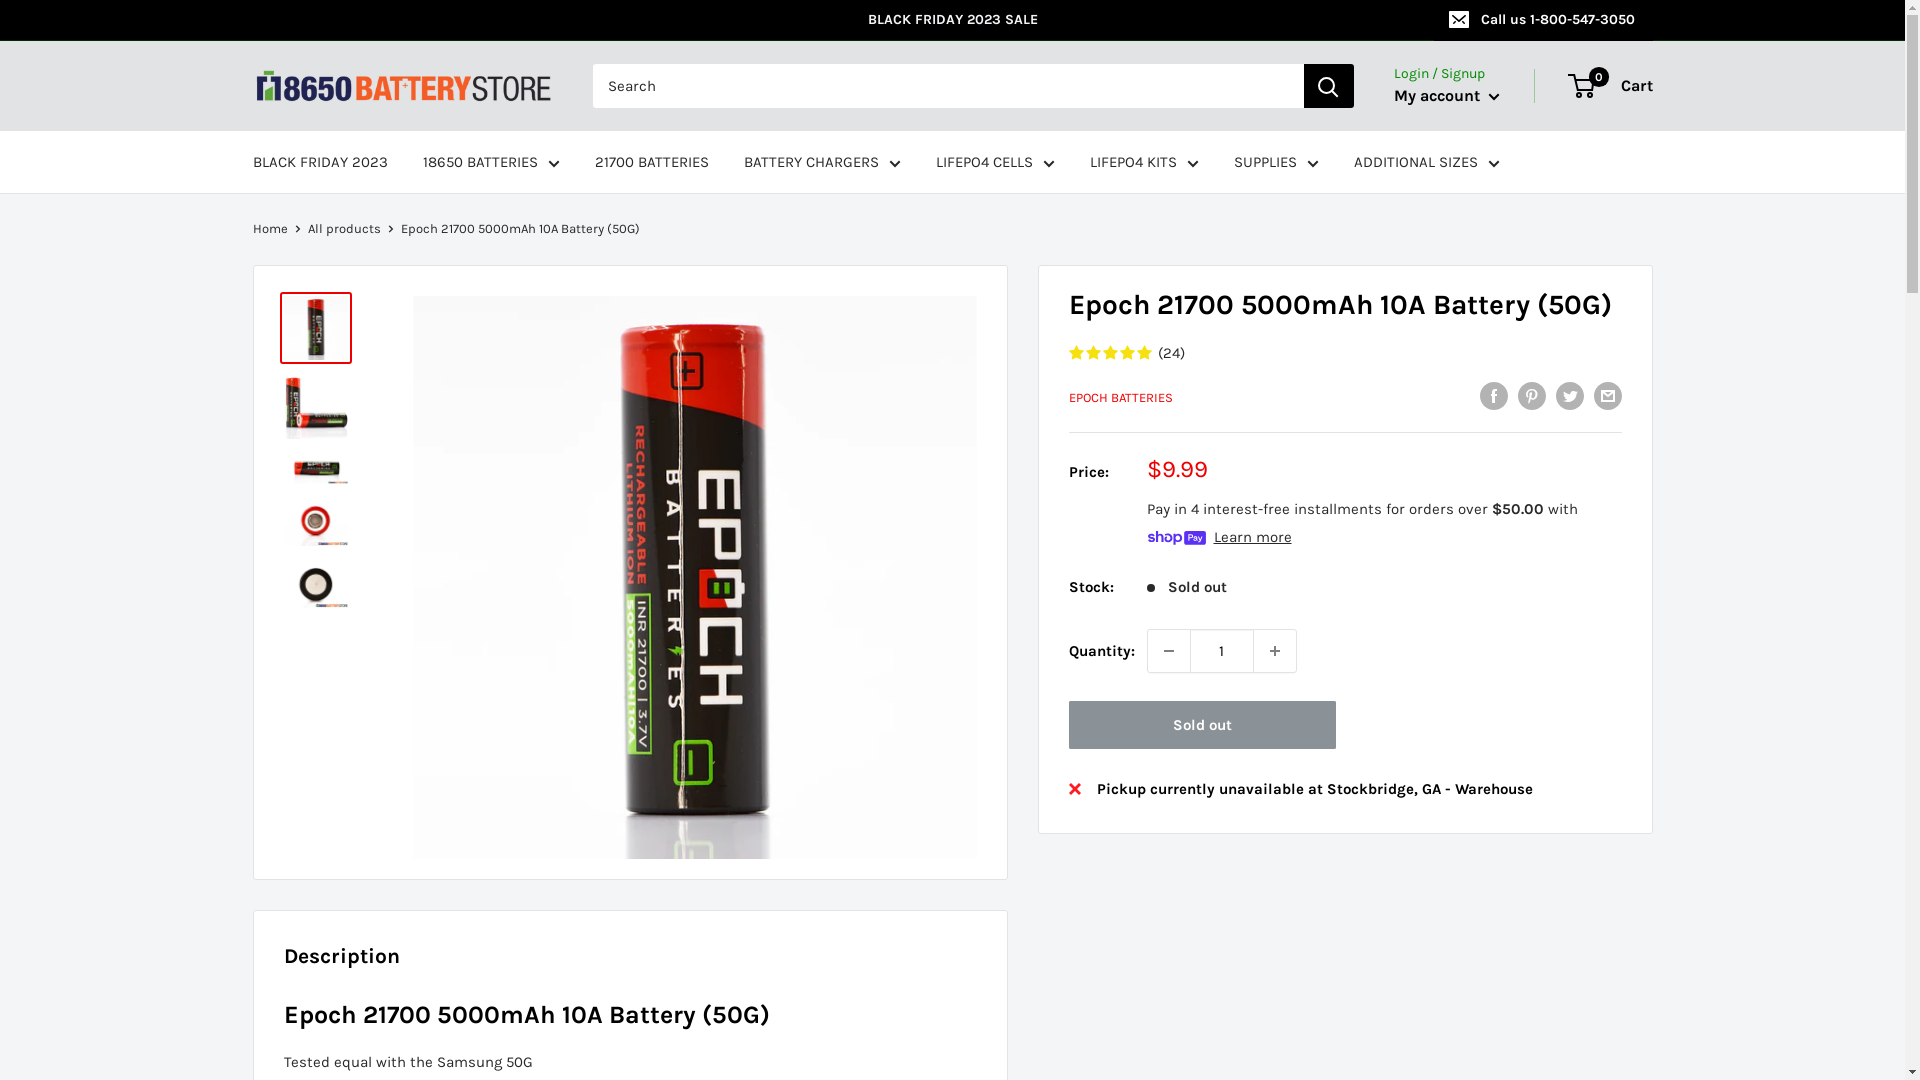  I want to click on '0, so click(1611, 84).